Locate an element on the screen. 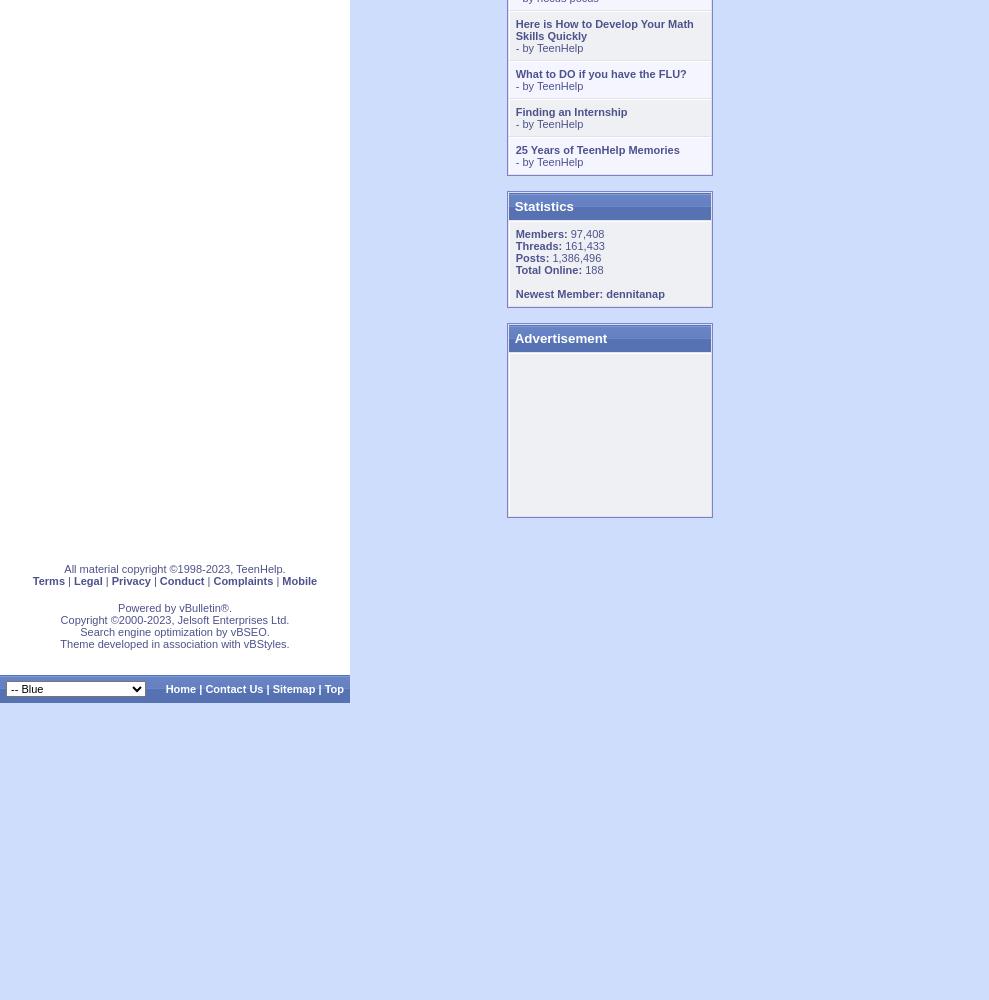 This screenshot has height=1000, width=989. 'Here is How to Develop Your Math Skills Quickly' is located at coordinates (602, 30).